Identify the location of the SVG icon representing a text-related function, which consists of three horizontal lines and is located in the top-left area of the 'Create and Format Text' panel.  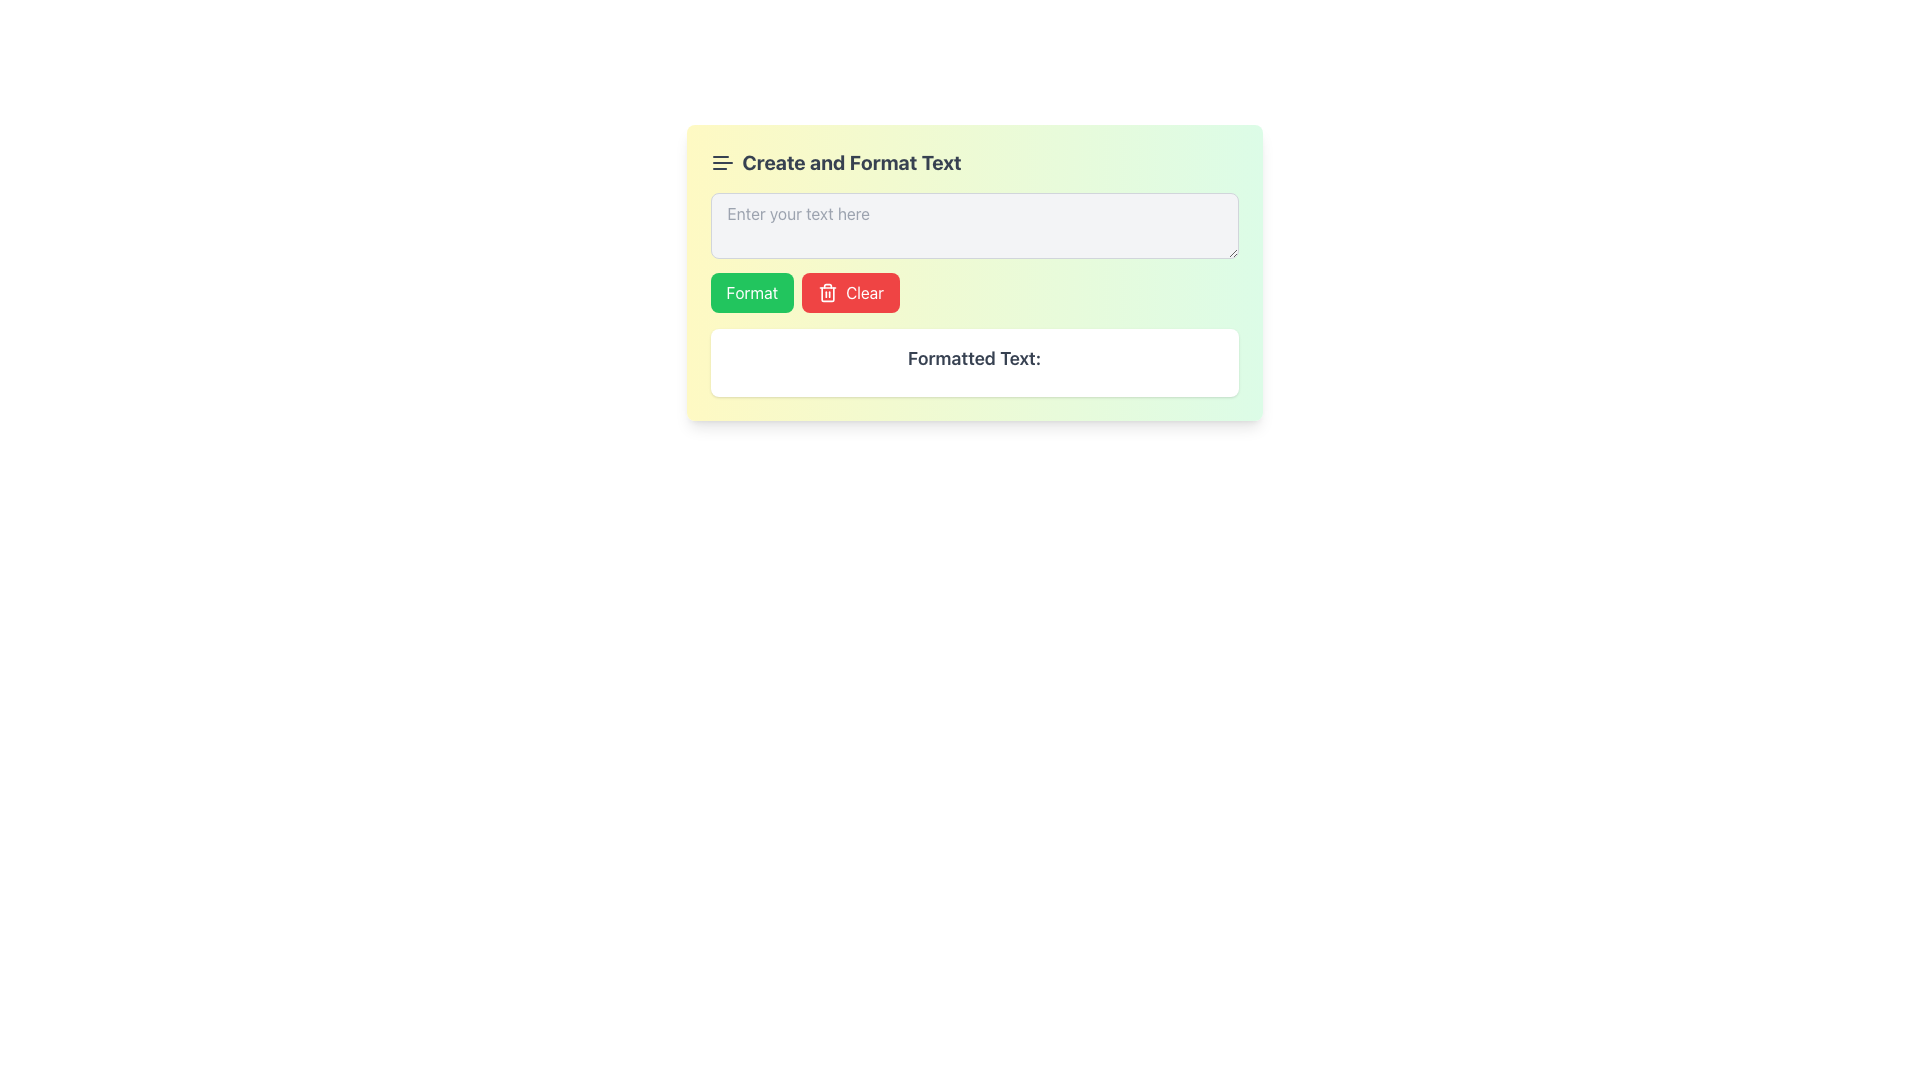
(721, 161).